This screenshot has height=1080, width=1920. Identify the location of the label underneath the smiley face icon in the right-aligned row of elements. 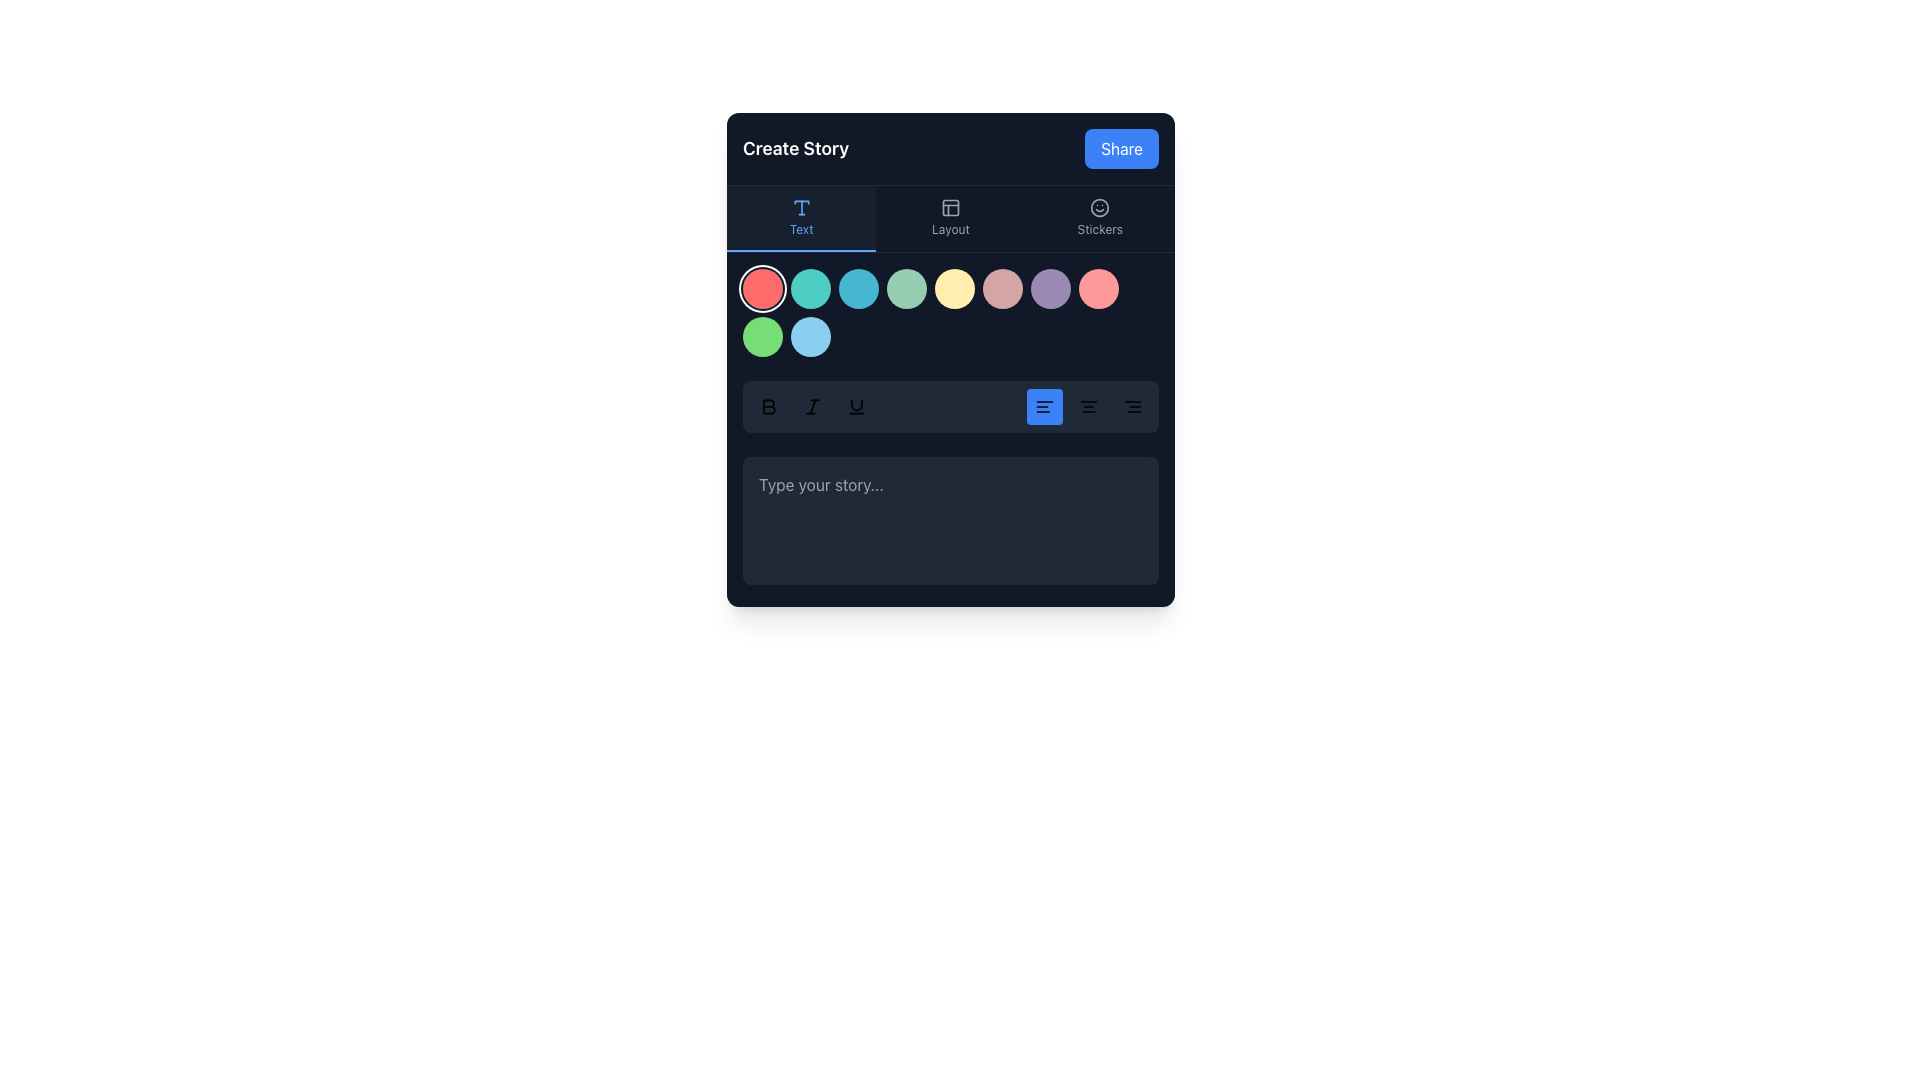
(1099, 229).